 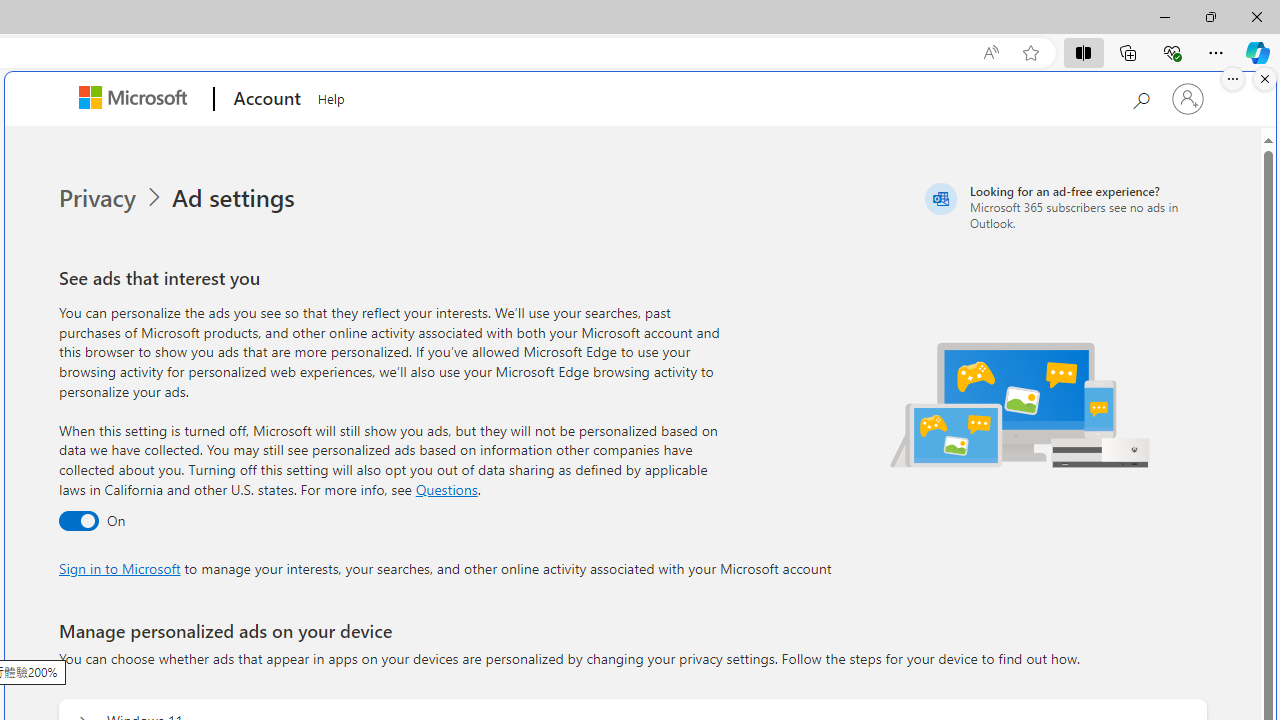 I want to click on 'Ad settings', so click(x=236, y=198).